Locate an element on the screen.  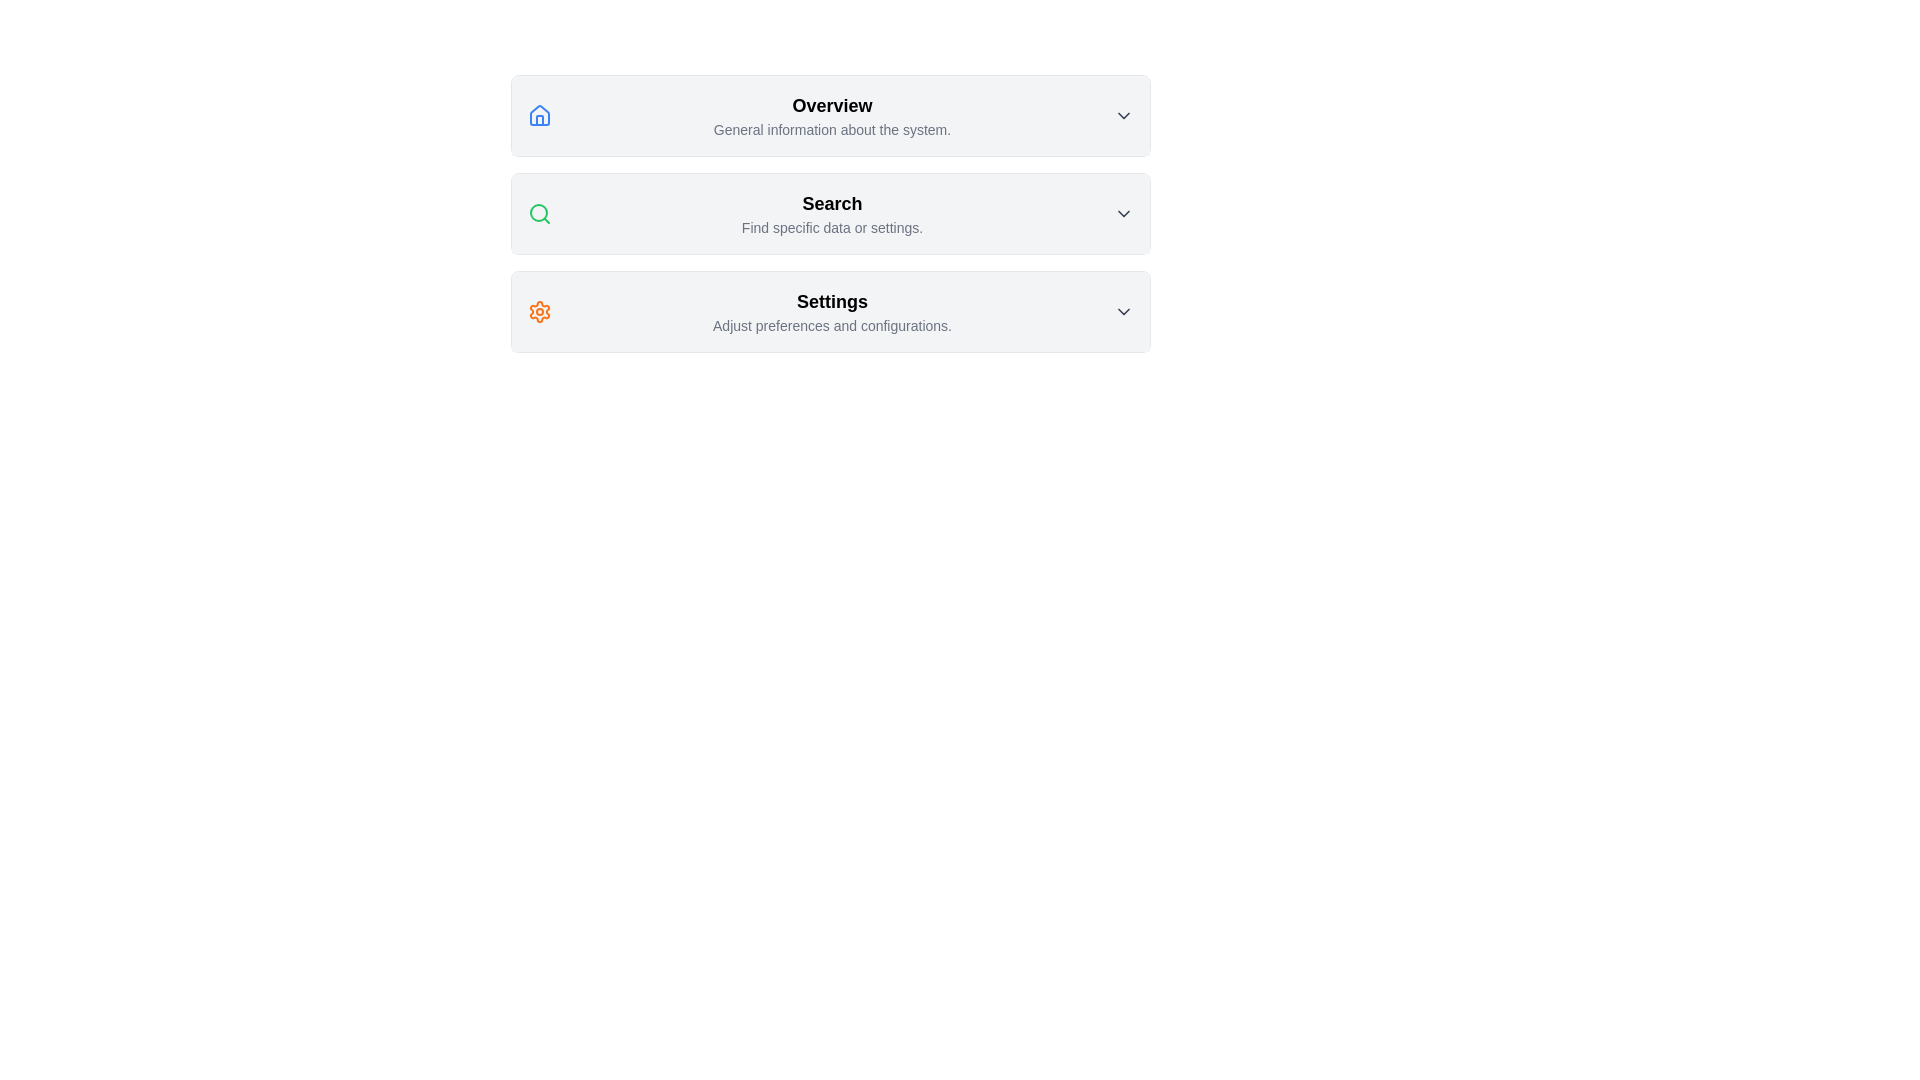
the house-shaped icon styled with blue lines is located at coordinates (539, 115).